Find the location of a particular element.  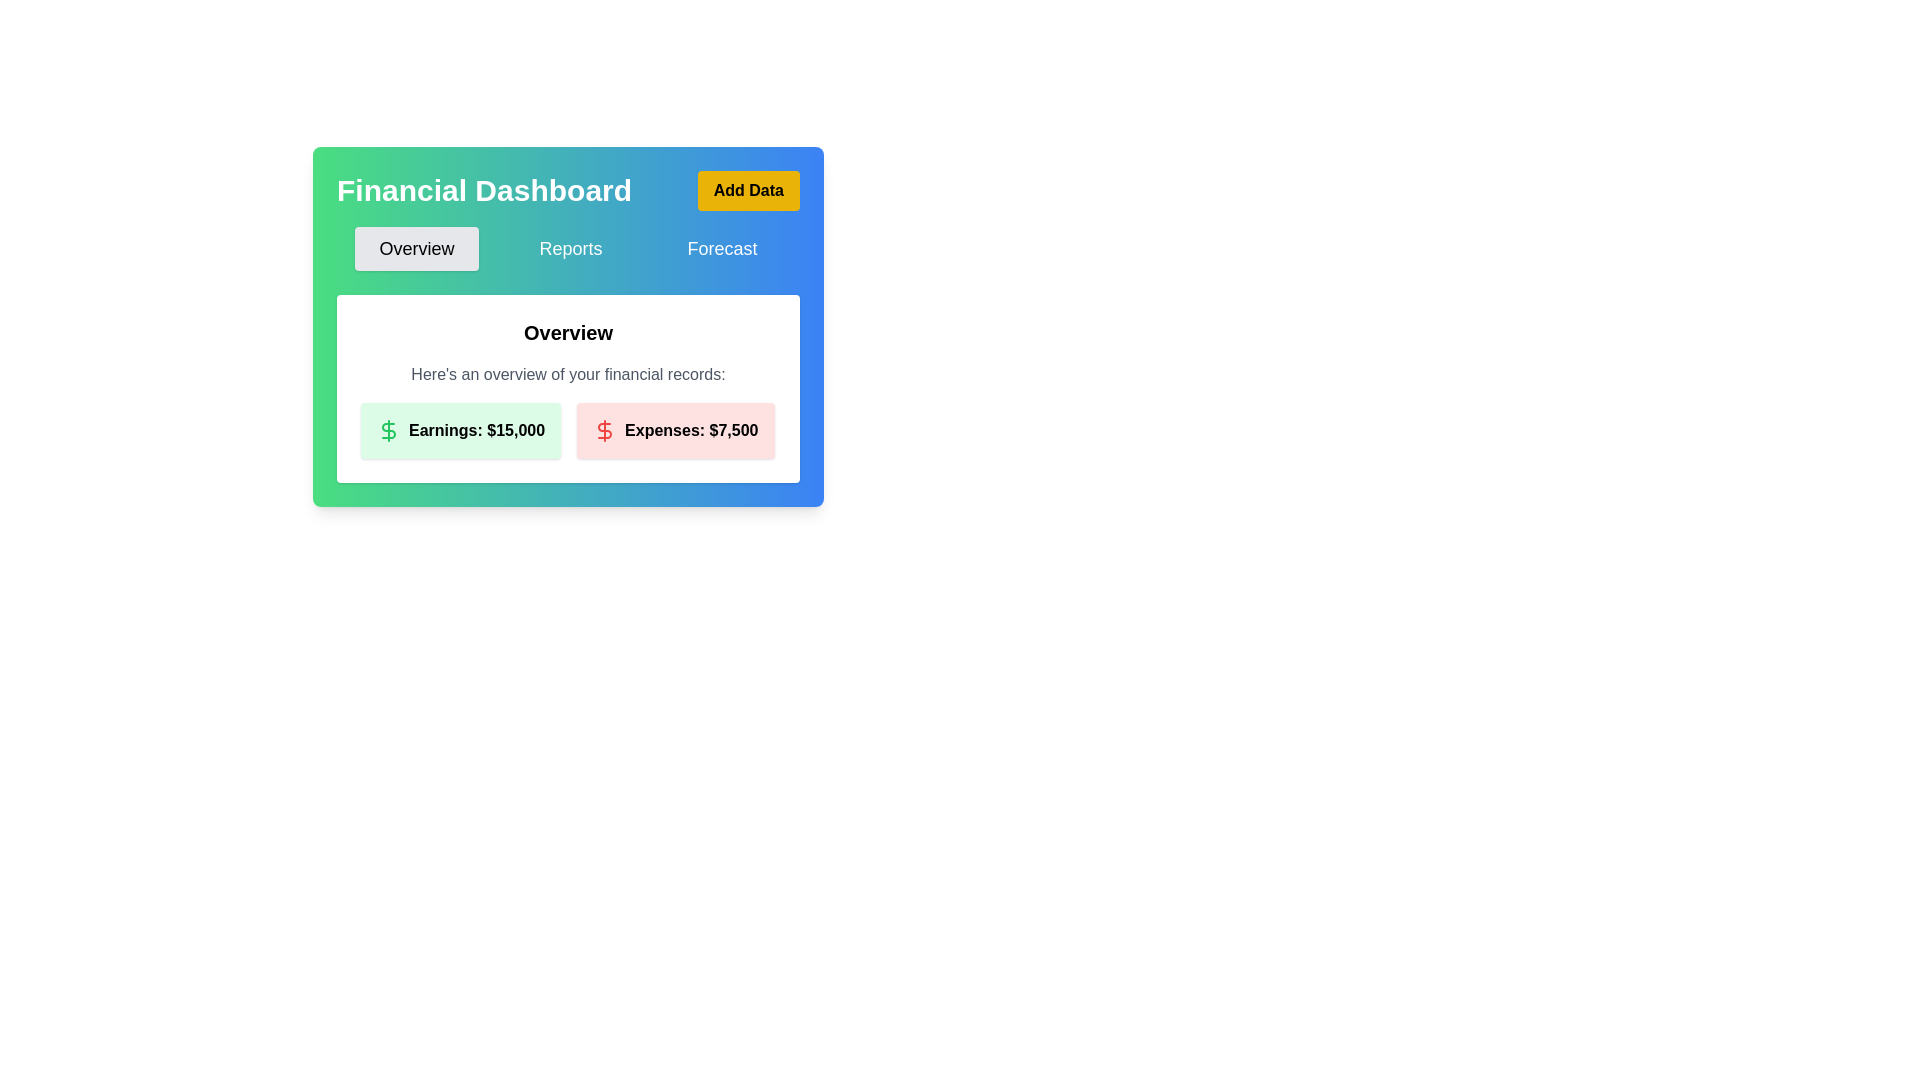

text label that serves as a heading, located within a white rectangular card, specifically the text 'Overview' is located at coordinates (567, 331).